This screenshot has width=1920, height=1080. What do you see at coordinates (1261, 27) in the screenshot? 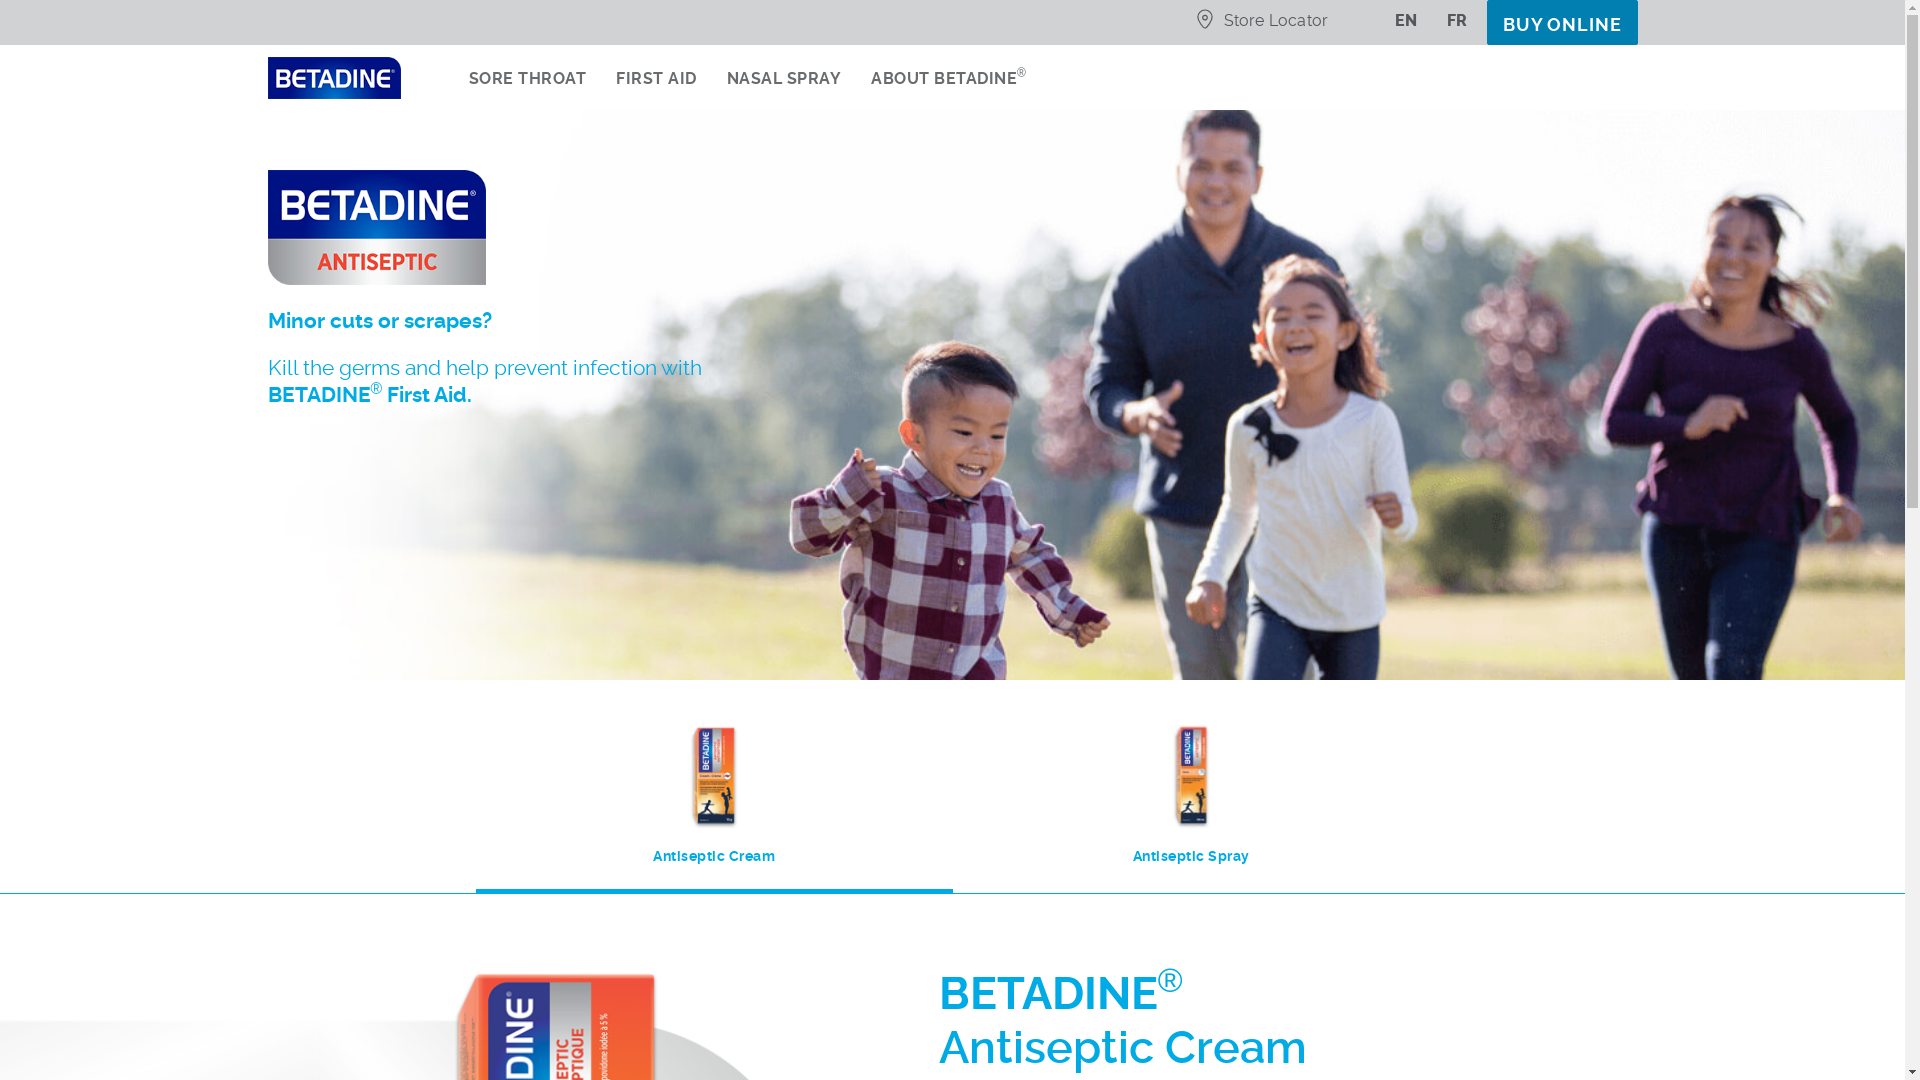
I see `'Store Locator'` at bounding box center [1261, 27].